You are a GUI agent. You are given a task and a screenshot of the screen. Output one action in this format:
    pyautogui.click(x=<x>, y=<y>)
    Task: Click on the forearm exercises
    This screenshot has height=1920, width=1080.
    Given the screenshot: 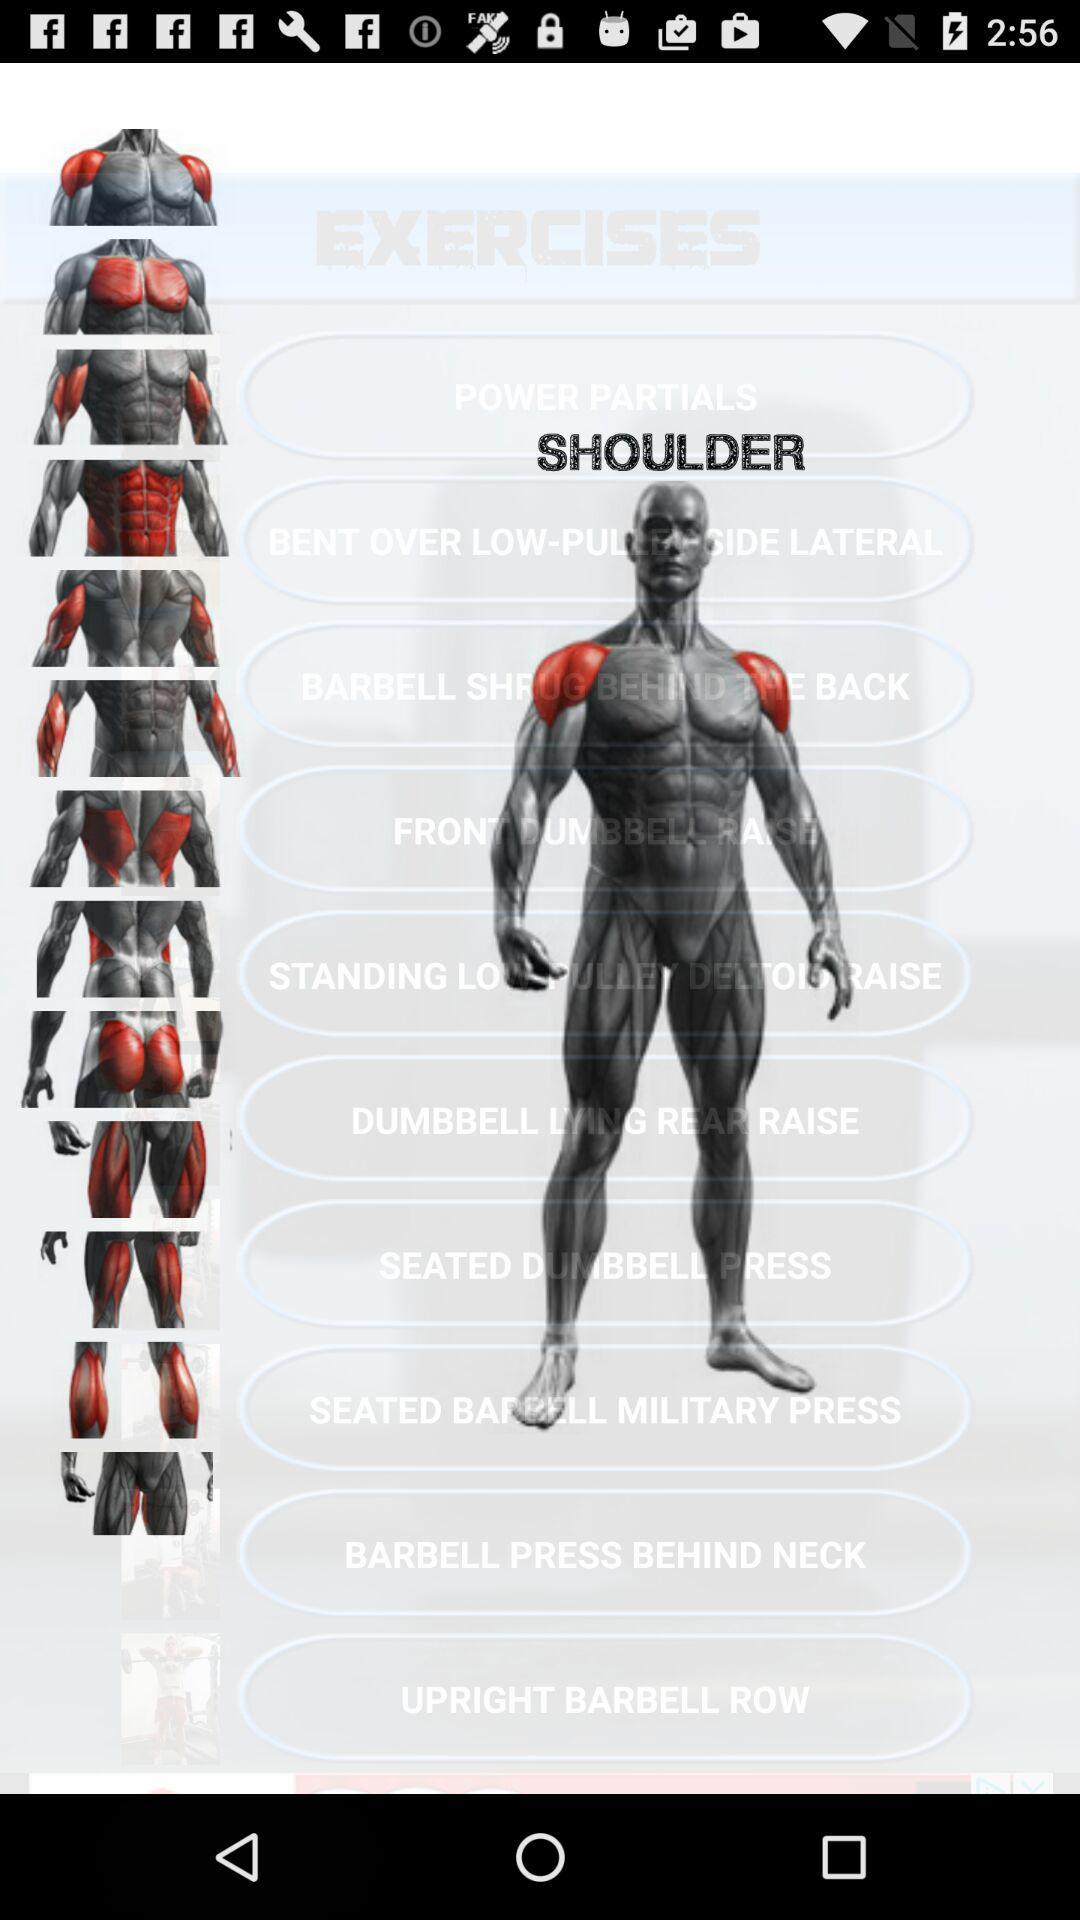 What is the action you would take?
    pyautogui.click(x=131, y=720)
    